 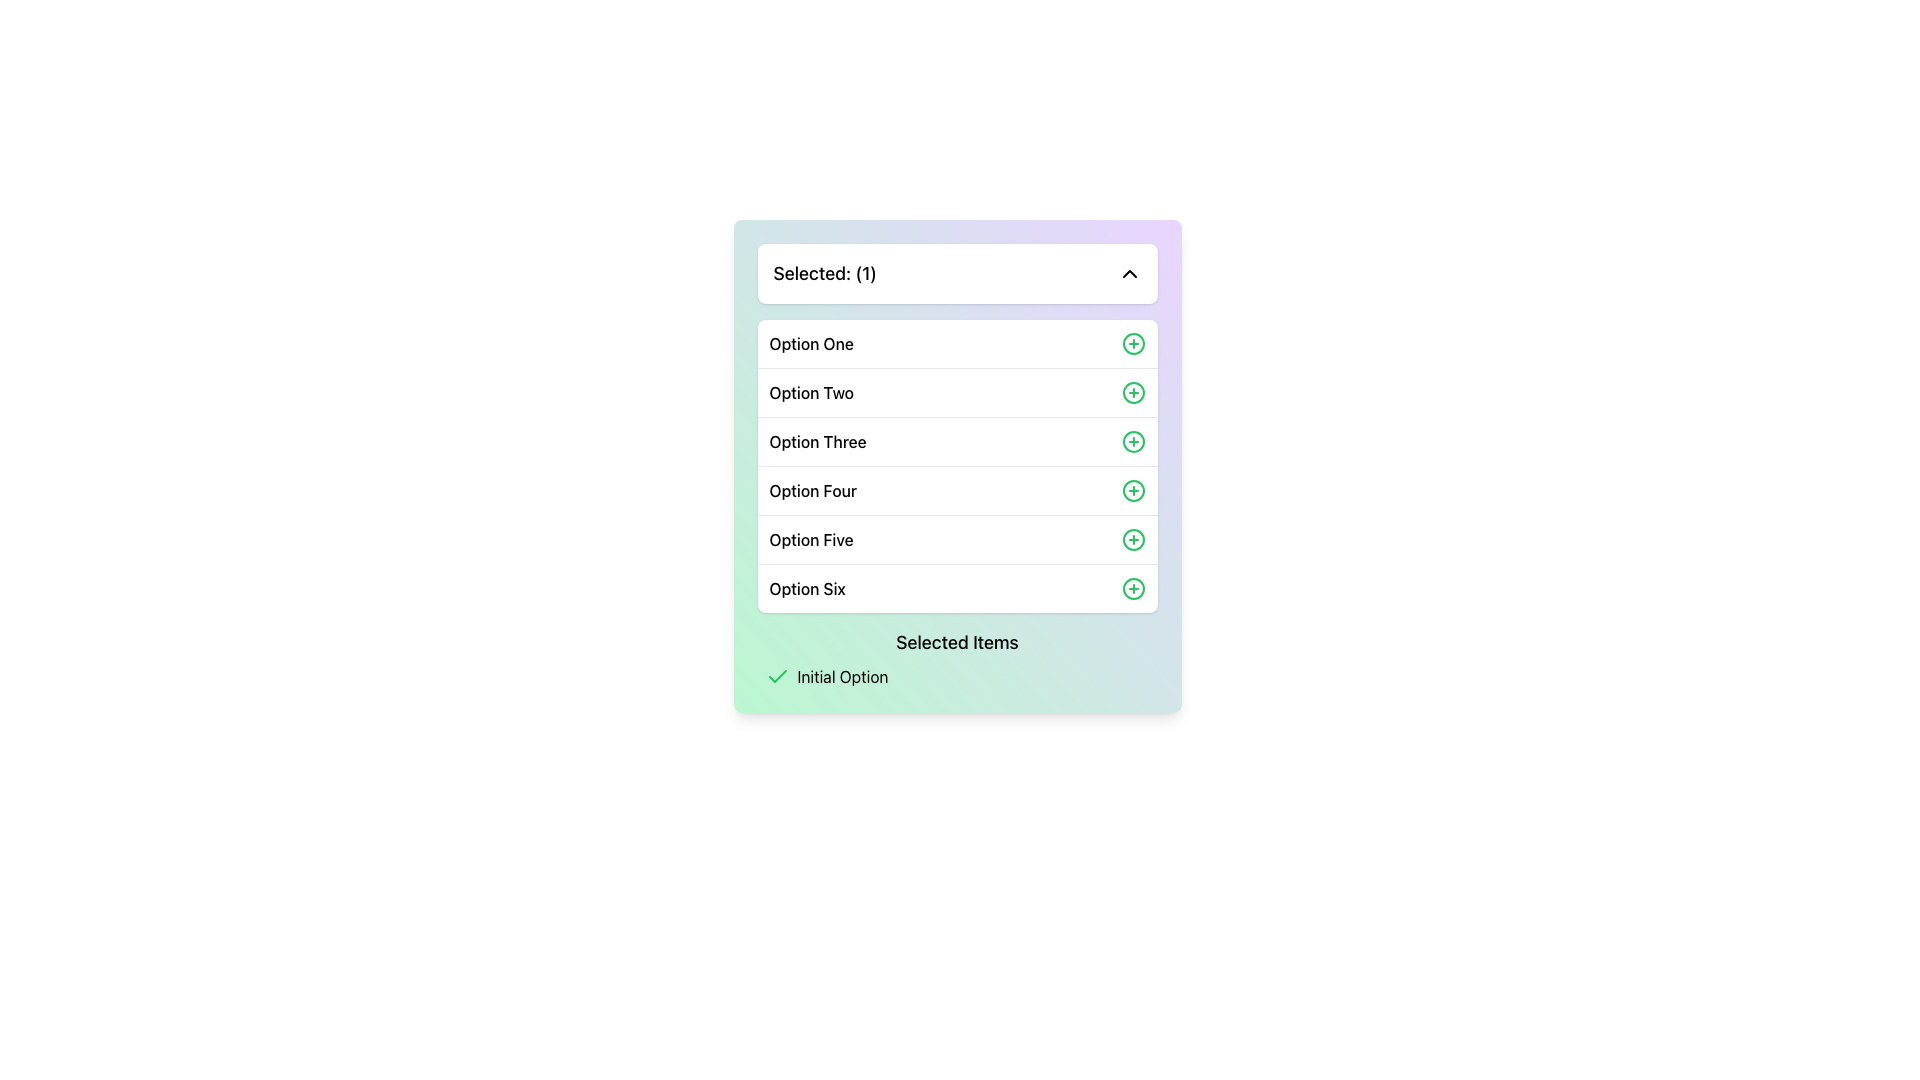 I want to click on 'Option Two' in the dropdown menu to trigger its associated functionality, which includes selecting or adding it to a list, so click(x=956, y=392).